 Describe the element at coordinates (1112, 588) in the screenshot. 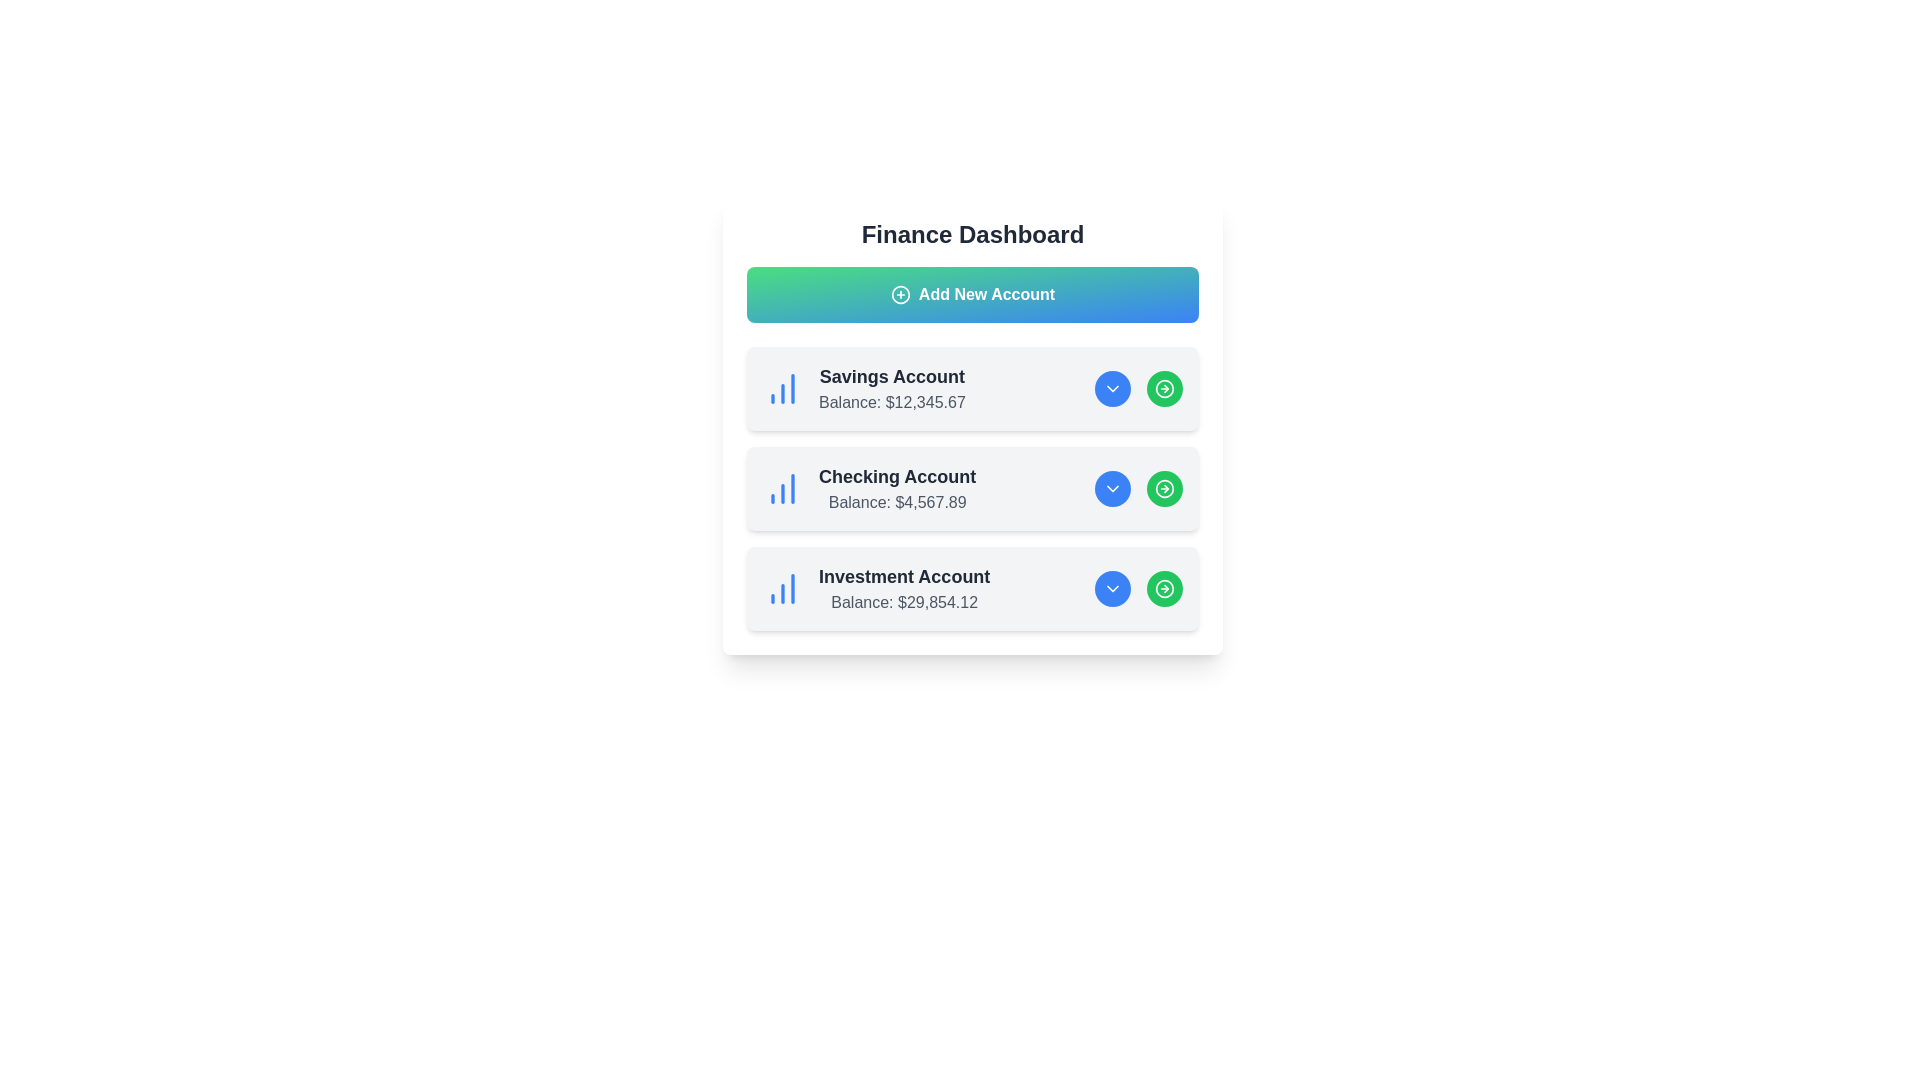

I see `the dropdown icon next to the Investment Account account to expand its details` at that location.